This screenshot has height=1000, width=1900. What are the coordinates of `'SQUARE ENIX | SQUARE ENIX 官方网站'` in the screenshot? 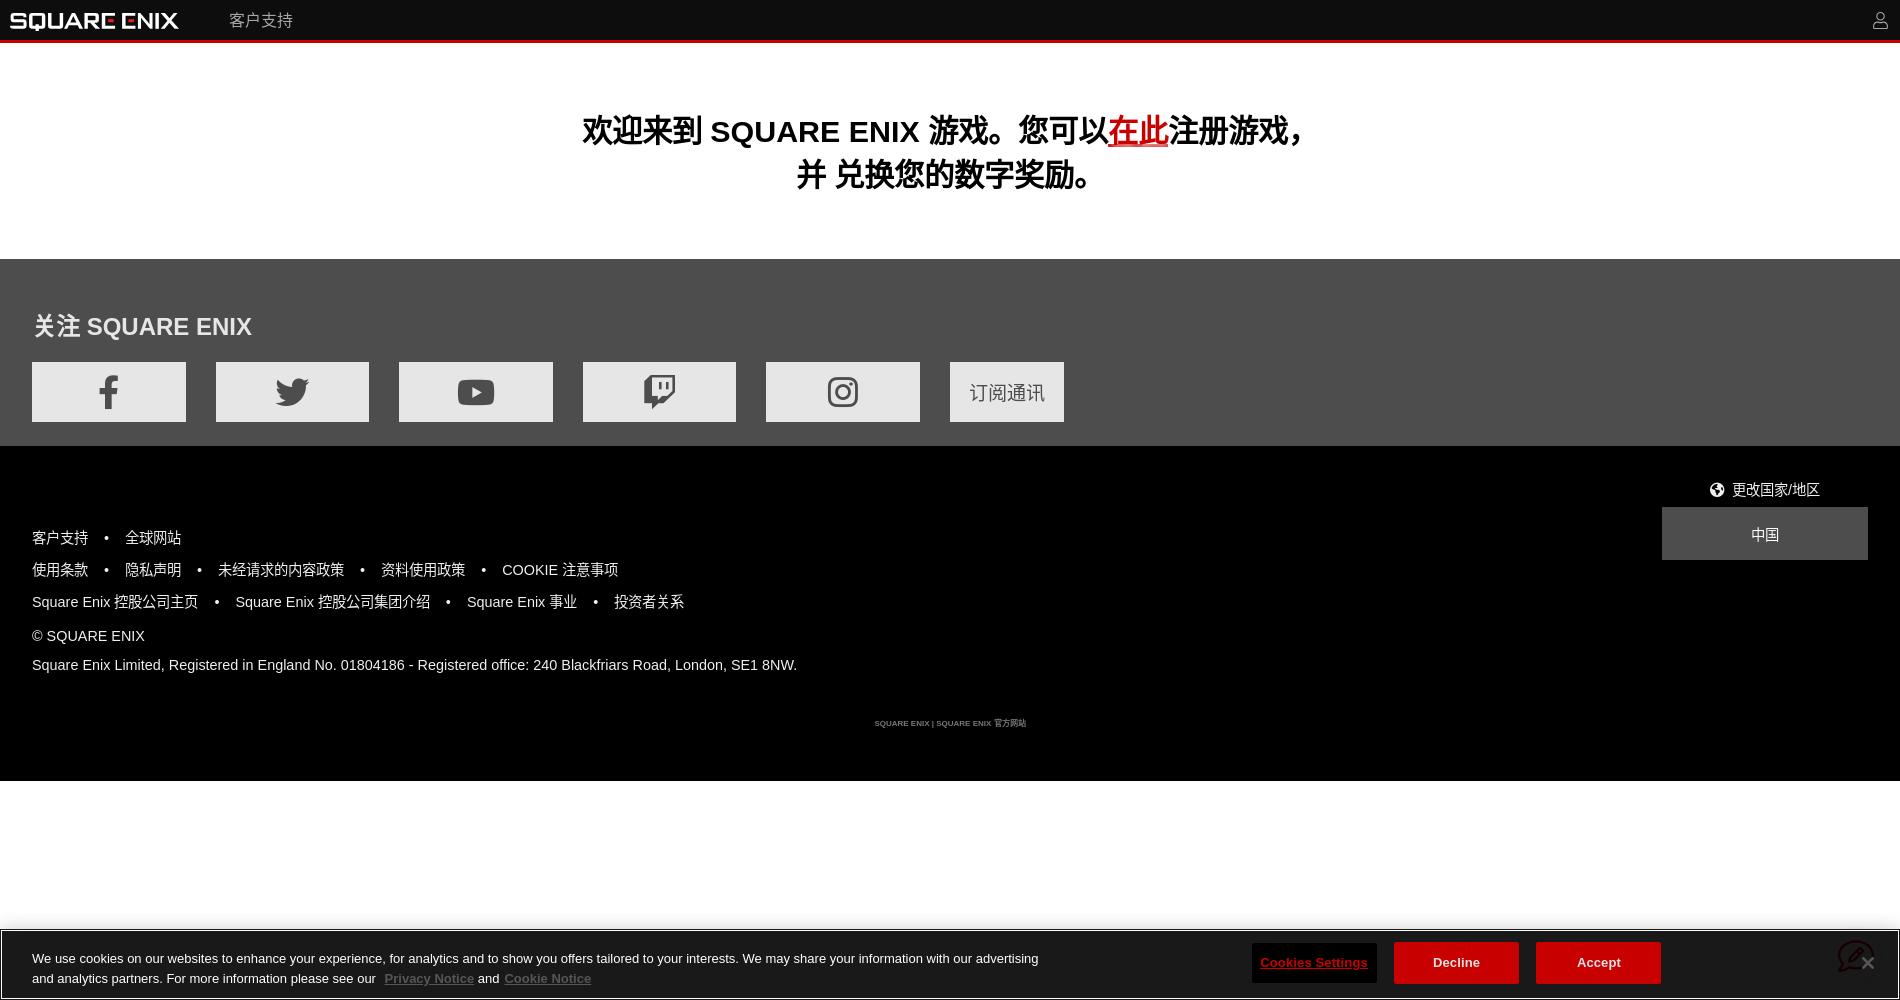 It's located at (948, 721).